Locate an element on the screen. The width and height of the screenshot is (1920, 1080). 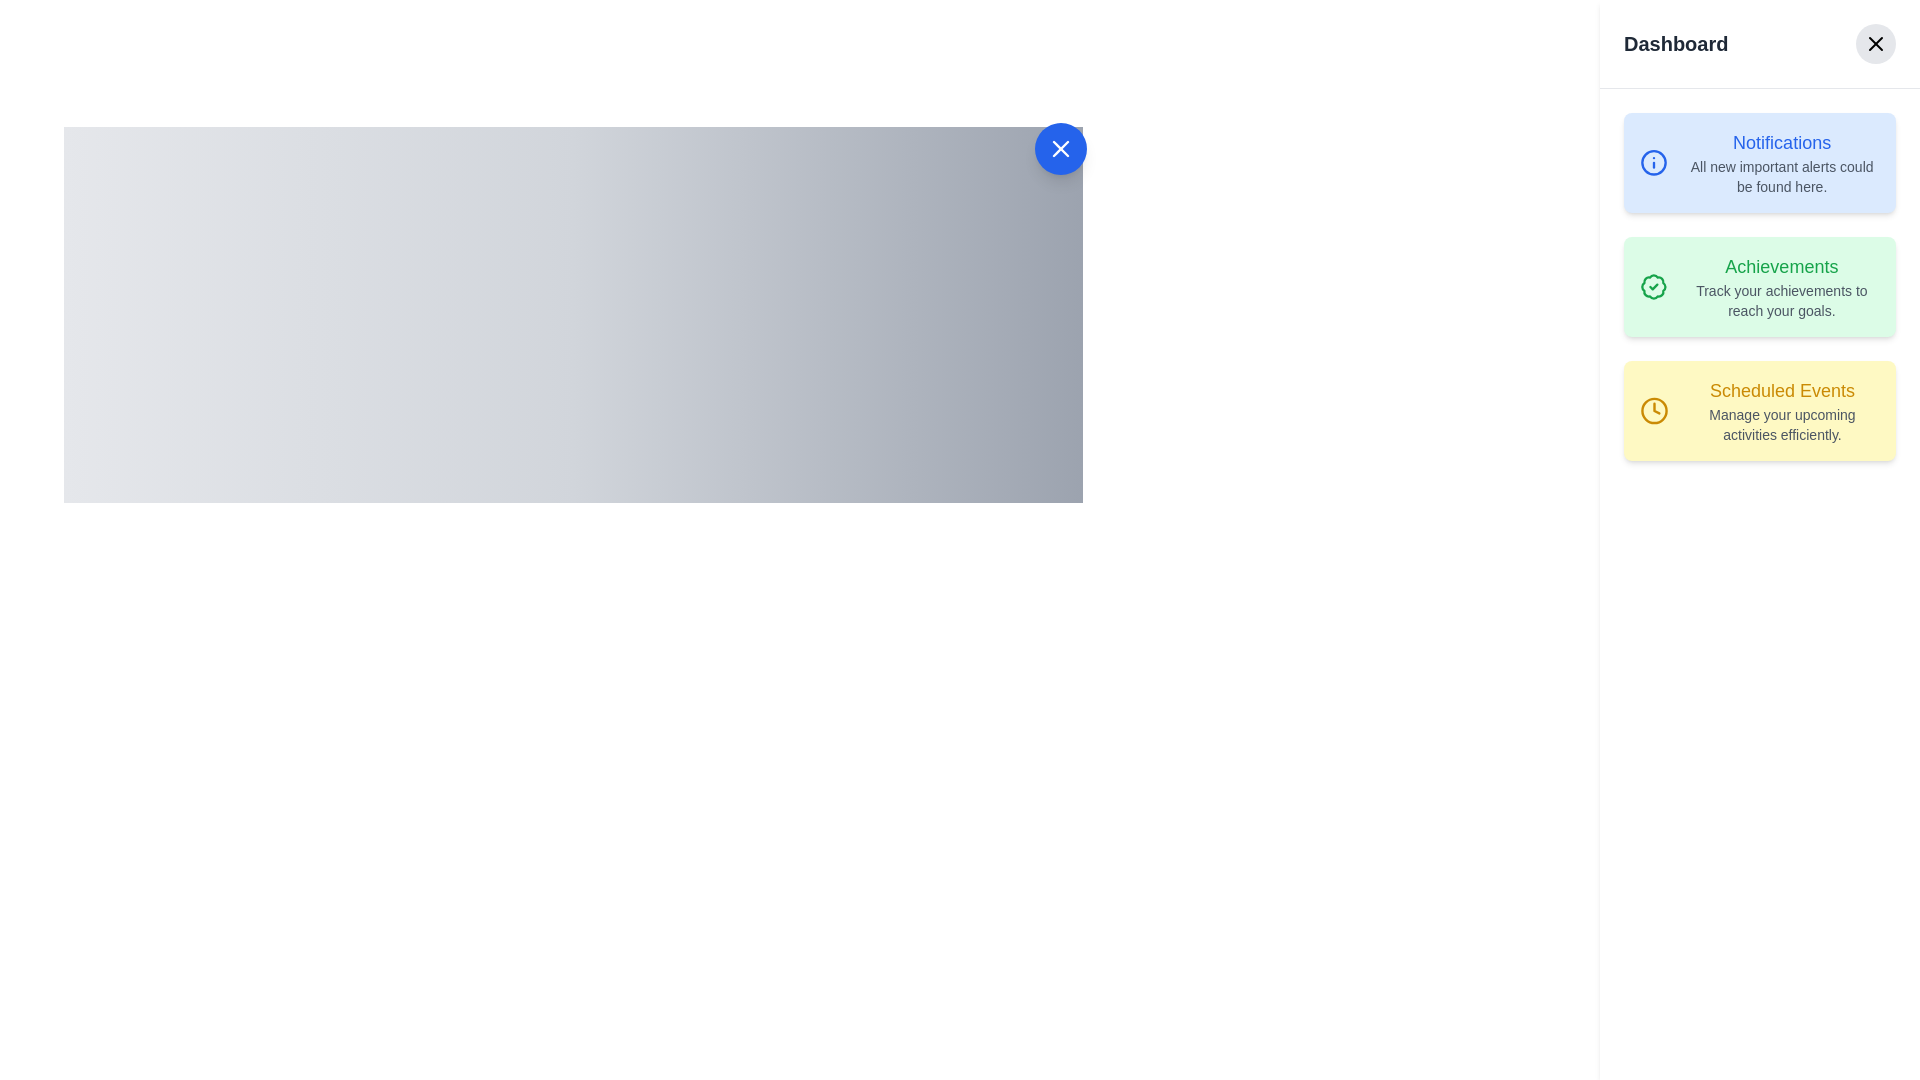
the Text Display element that shows 'Achievements' and its description 'Track your achievements to reach your goals.' is located at coordinates (1781, 286).